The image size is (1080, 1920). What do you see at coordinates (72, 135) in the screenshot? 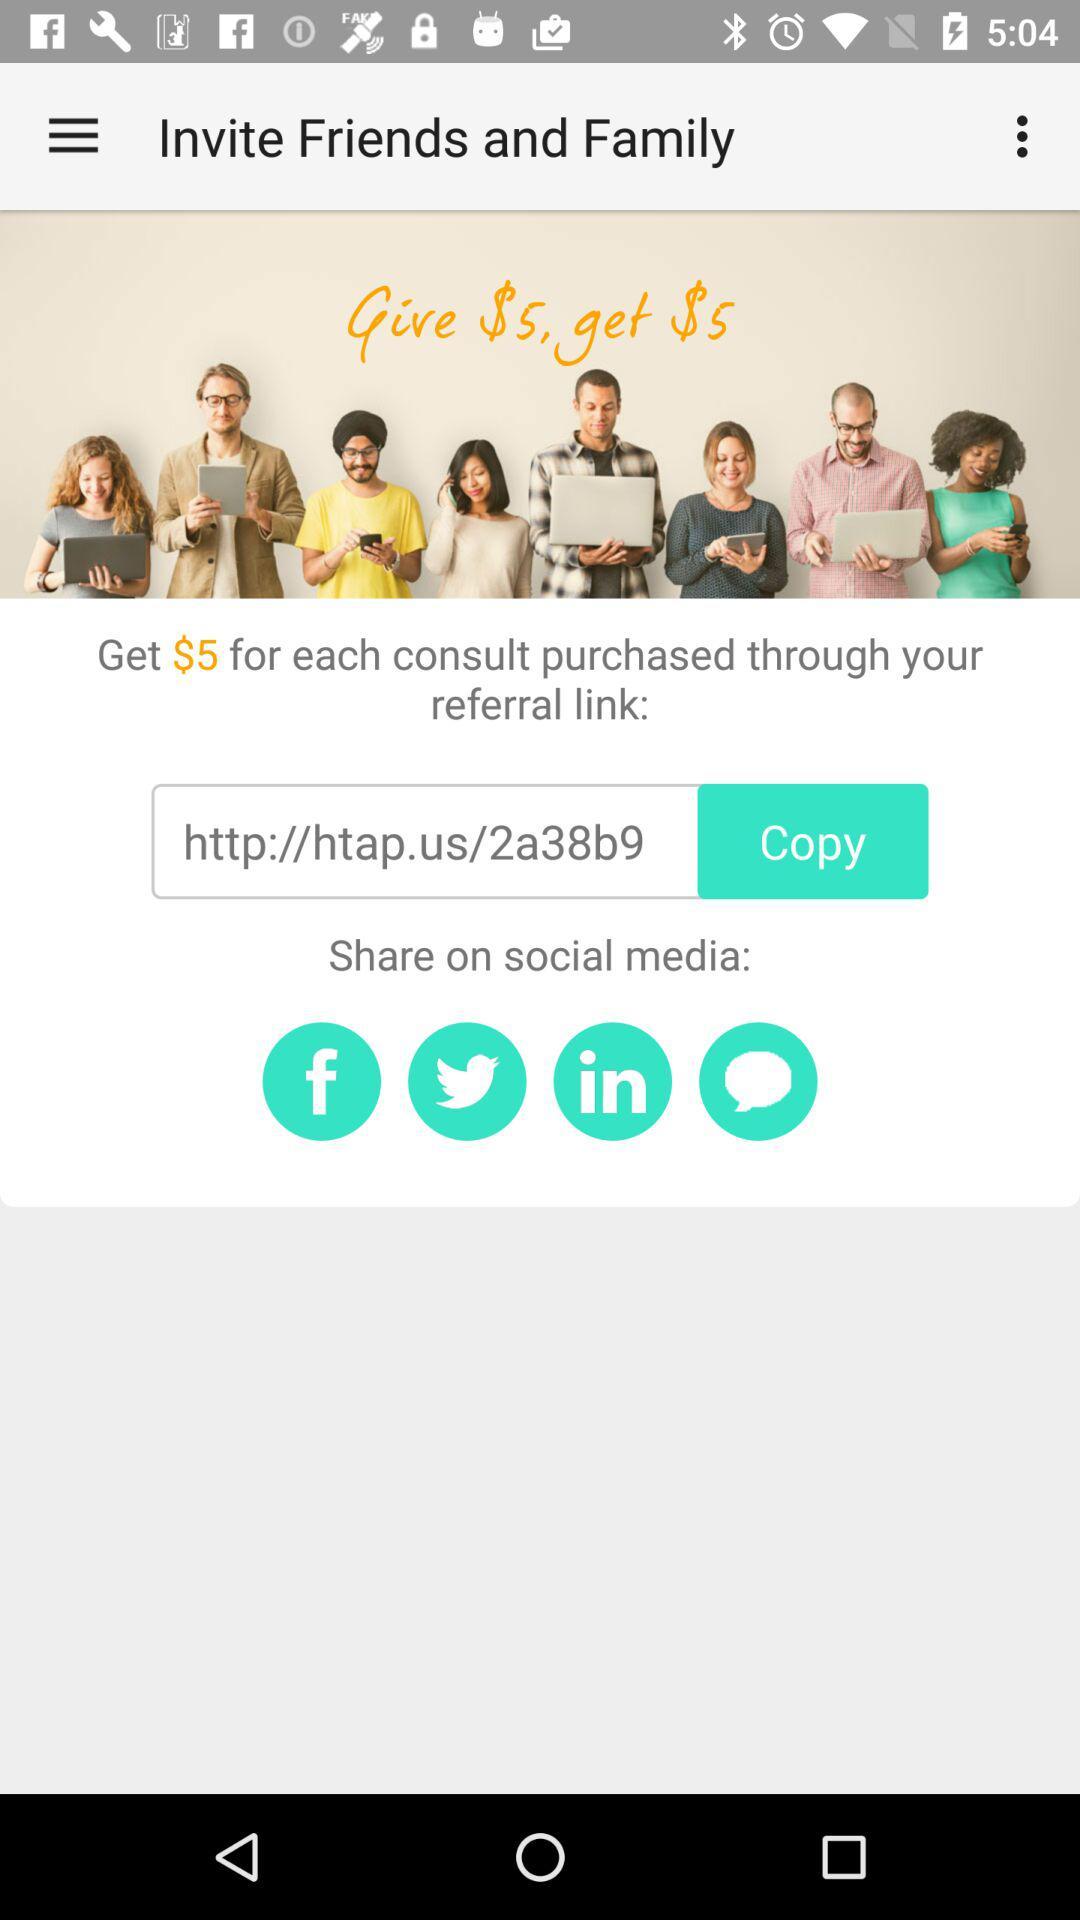
I see `the item at the top left corner` at bounding box center [72, 135].